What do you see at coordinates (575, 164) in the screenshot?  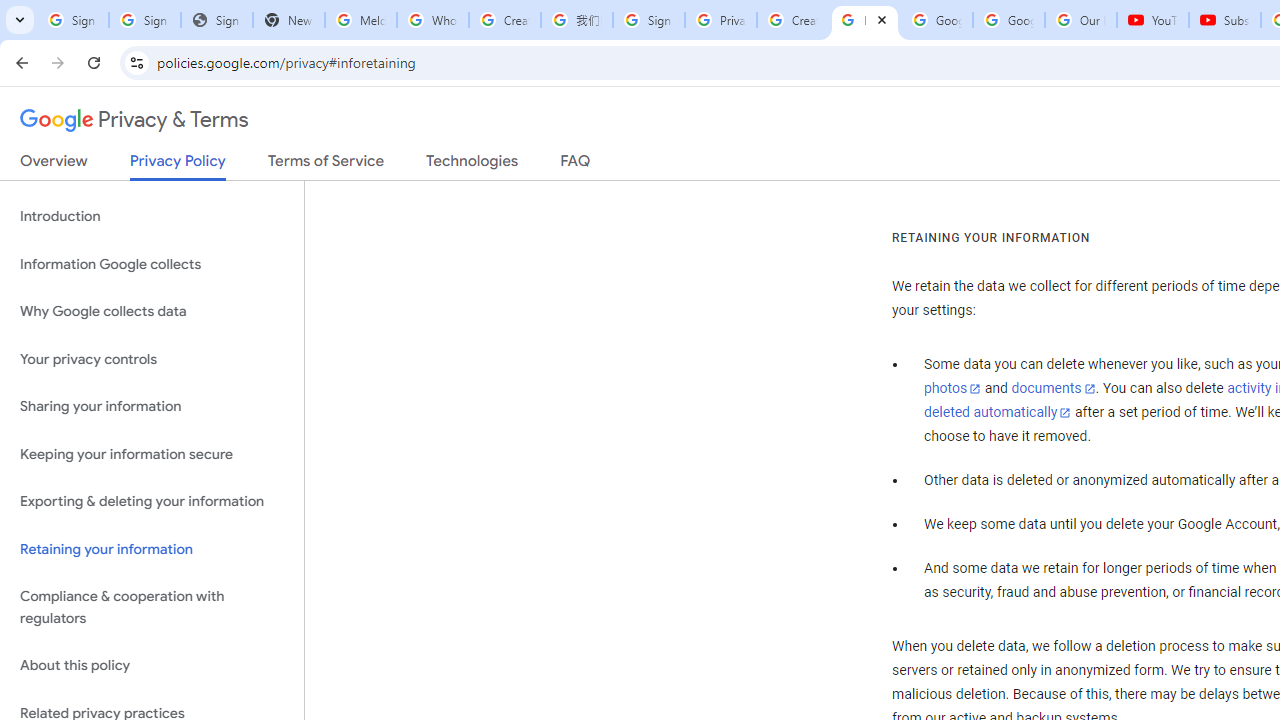 I see `'FAQ'` at bounding box center [575, 164].